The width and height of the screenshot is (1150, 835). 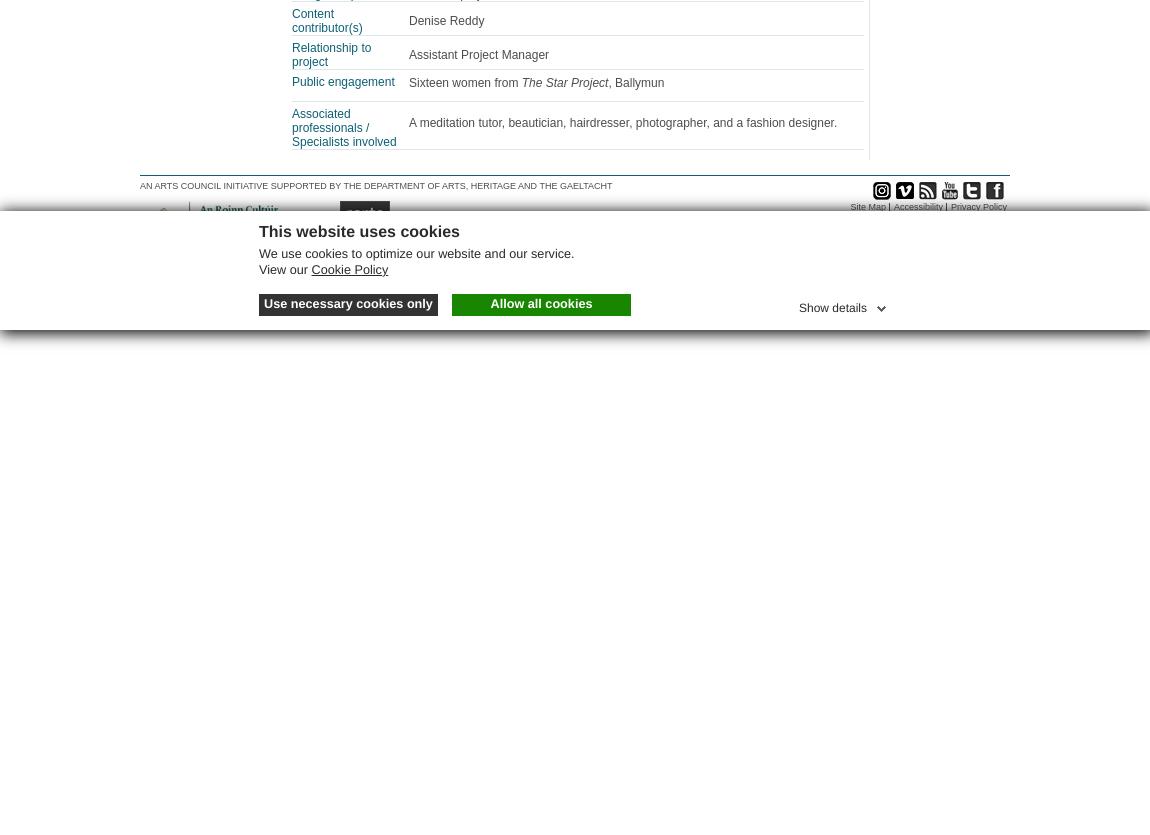 What do you see at coordinates (919, 220) in the screenshot?
I see `'Design & Development by Roomthree.com'` at bounding box center [919, 220].